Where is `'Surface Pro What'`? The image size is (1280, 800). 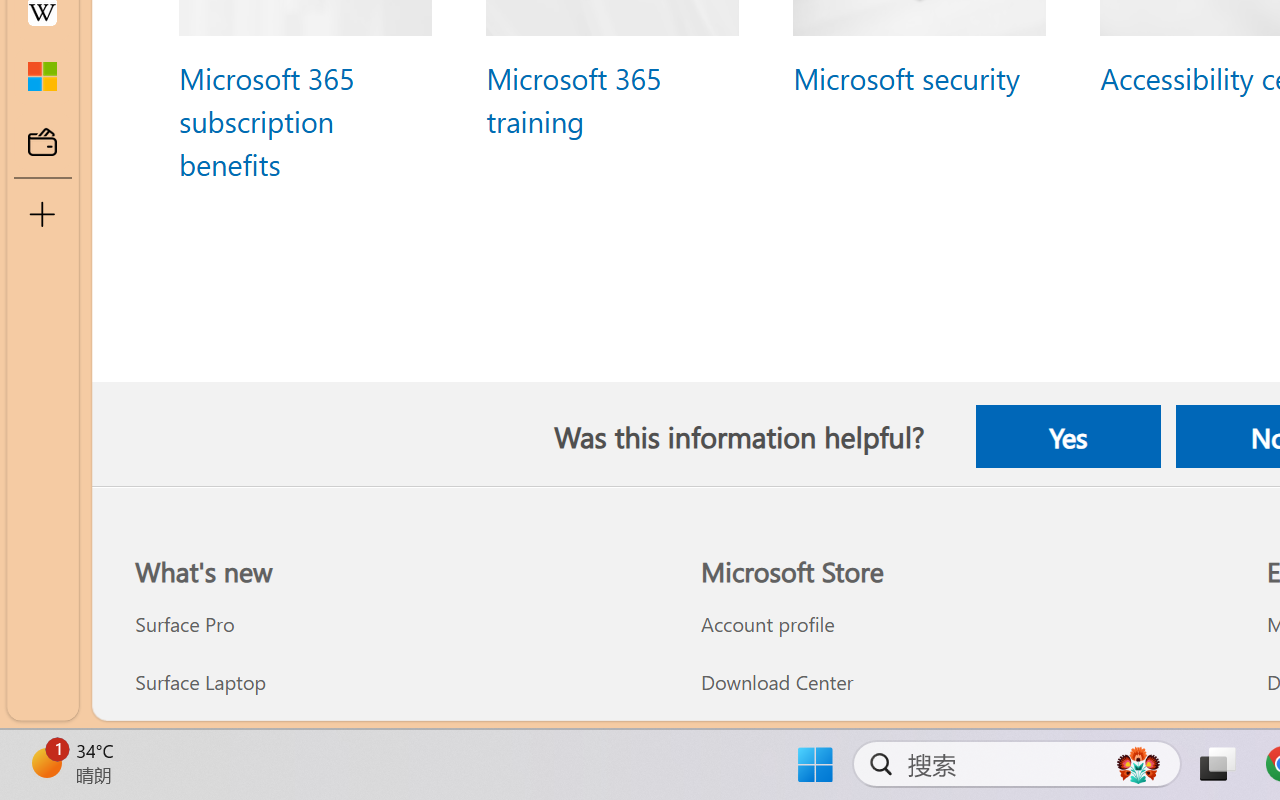
'Surface Pro What' is located at coordinates (184, 624).